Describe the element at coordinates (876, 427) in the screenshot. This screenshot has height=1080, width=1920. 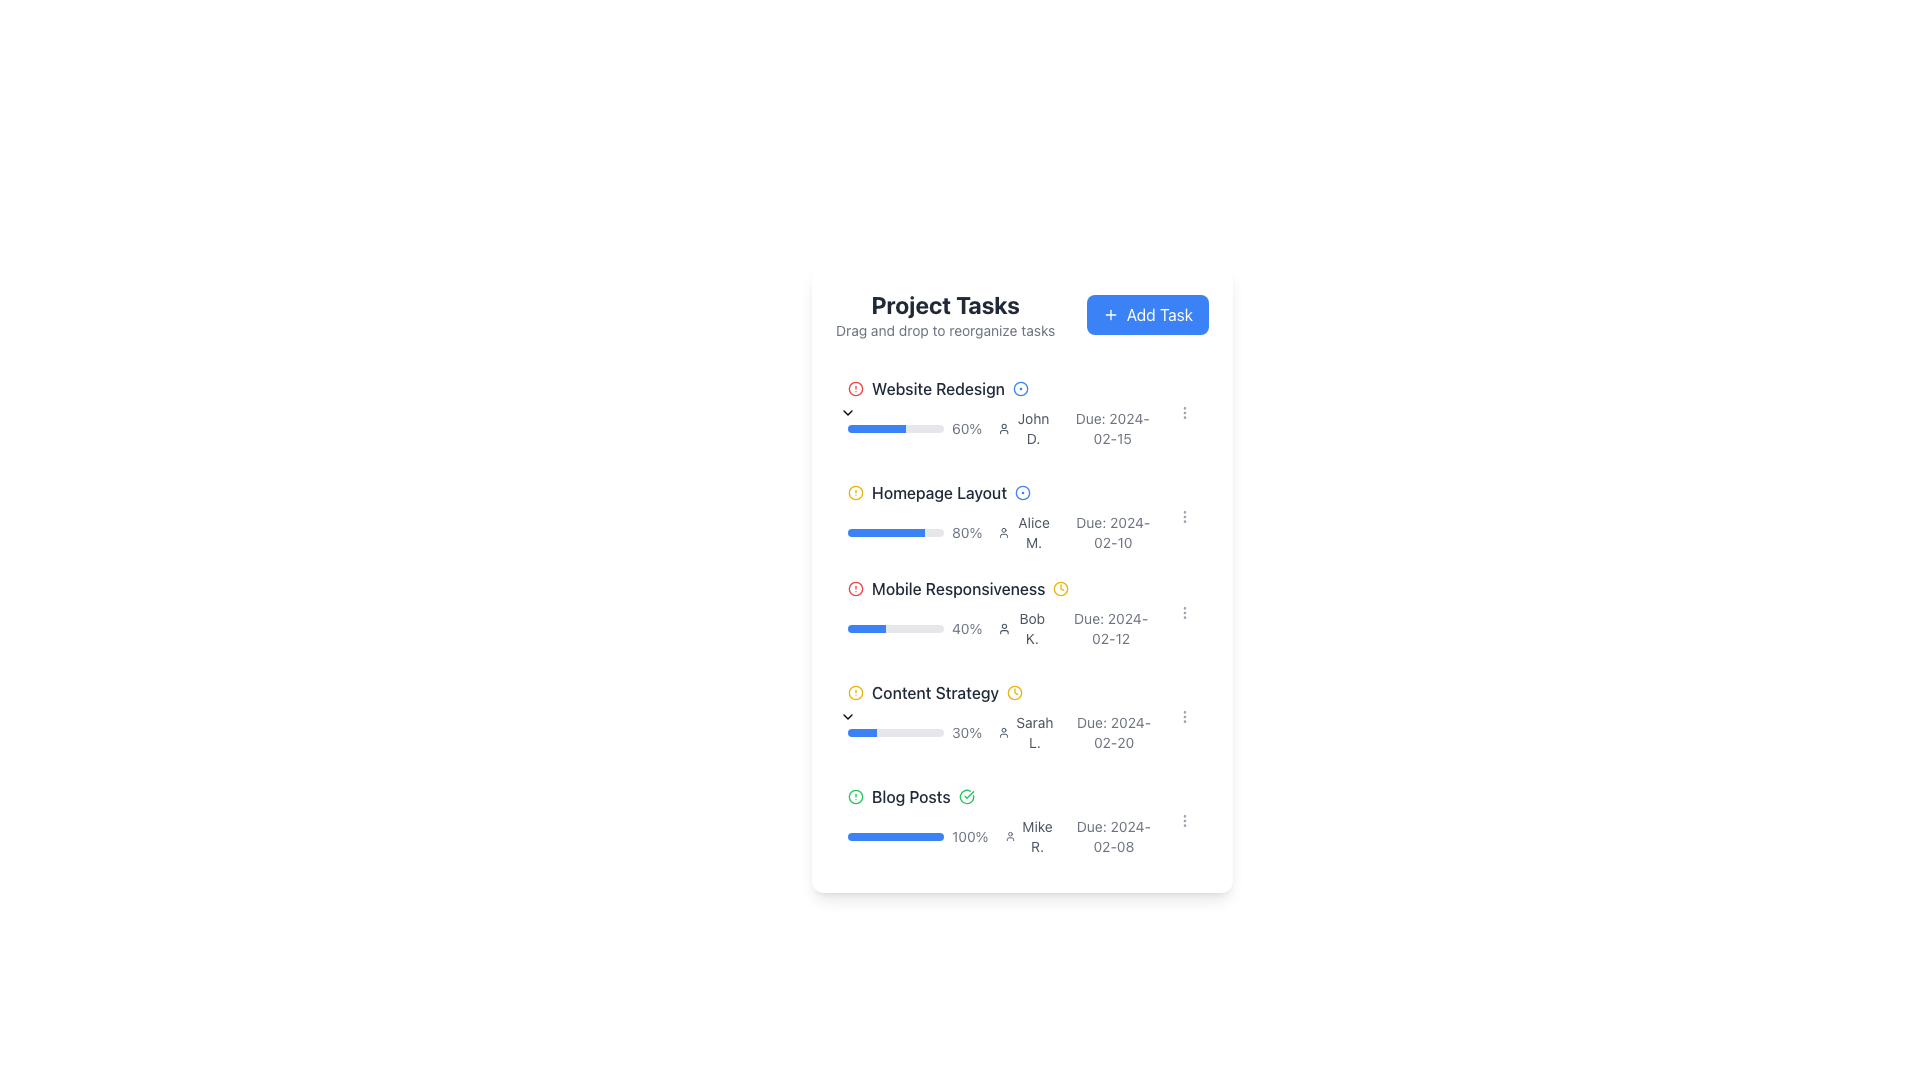
I see `the blue segment of the progress bar representing 60% completion for the 'Website Redesign' task, which is the top-most task in the 'Project Tasks' list` at that location.